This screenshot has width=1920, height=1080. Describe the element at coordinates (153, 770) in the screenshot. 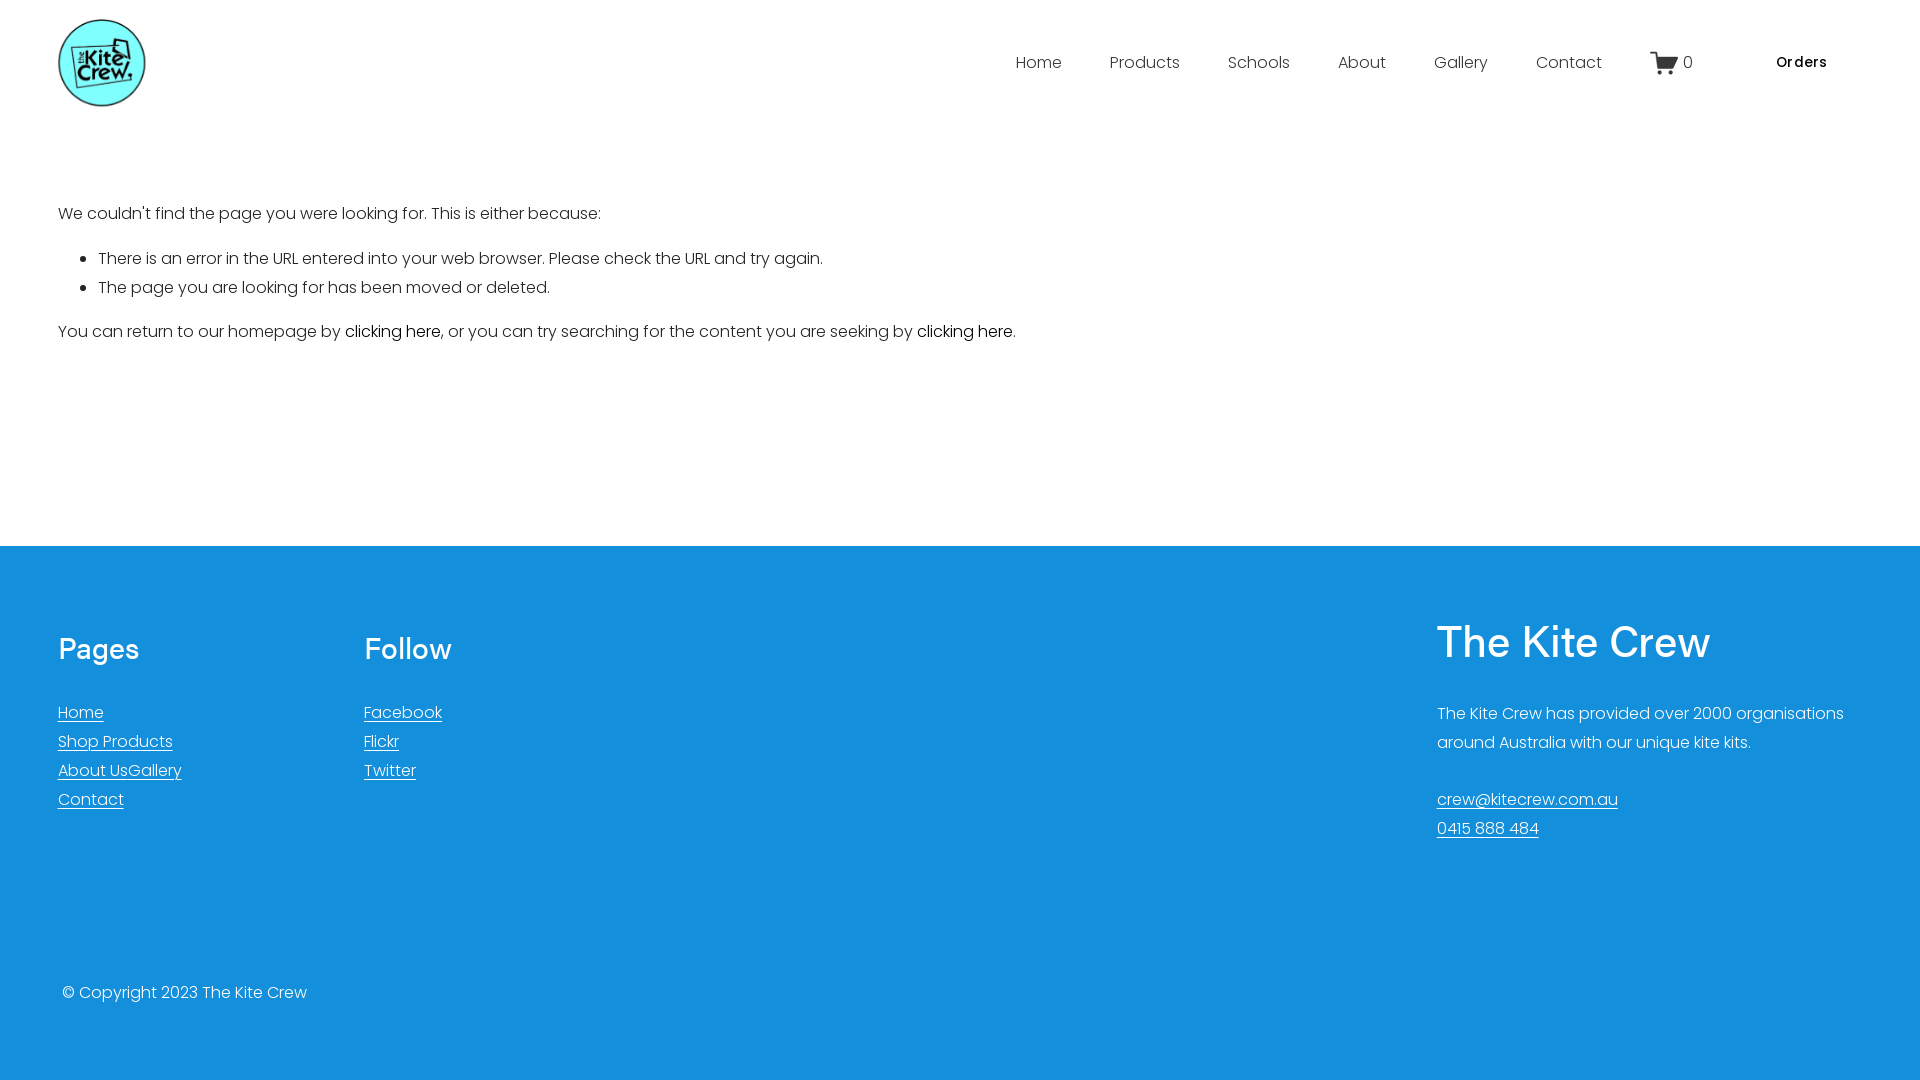

I see `'Gallery'` at that location.